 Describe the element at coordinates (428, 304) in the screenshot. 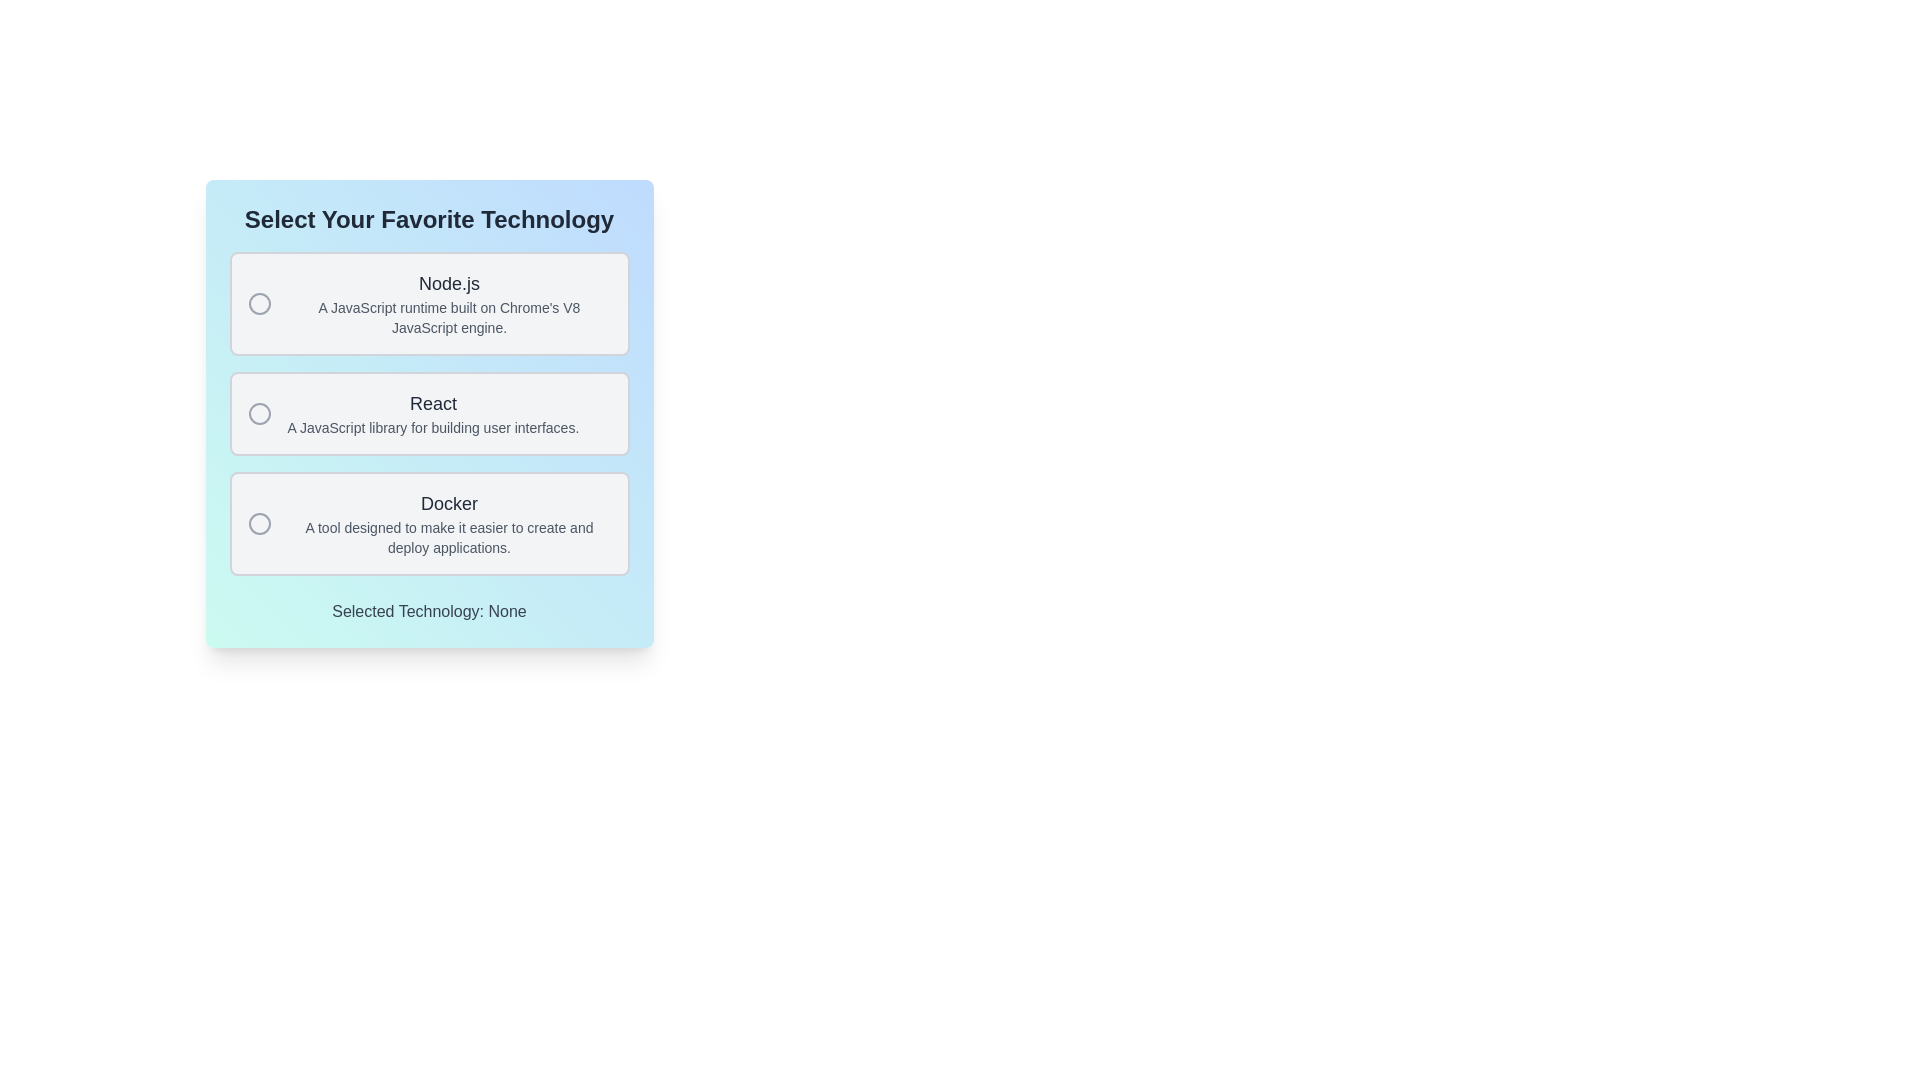

I see `the first clickable information box in the vertically arranged list` at that location.